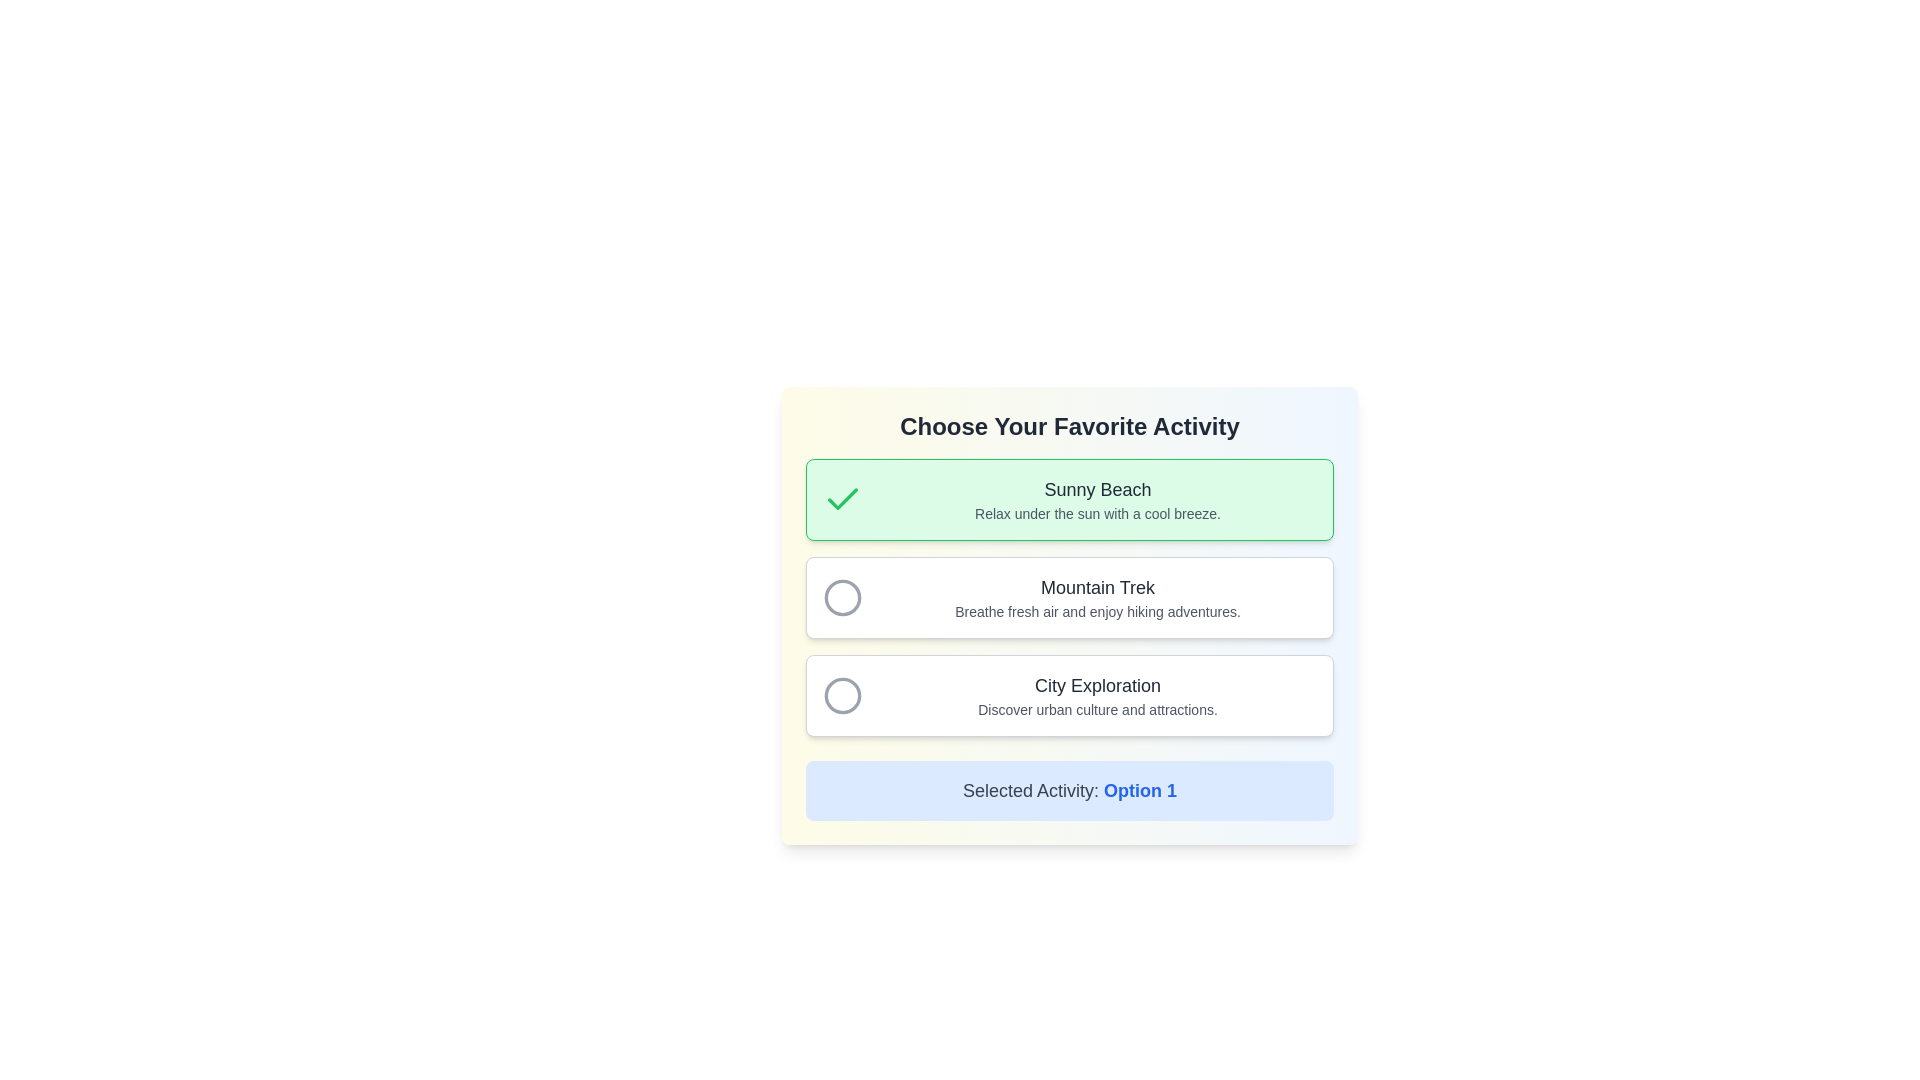  What do you see at coordinates (843, 694) in the screenshot?
I see `the circular button-like indicator representing the 'City Exploration' option` at bounding box center [843, 694].